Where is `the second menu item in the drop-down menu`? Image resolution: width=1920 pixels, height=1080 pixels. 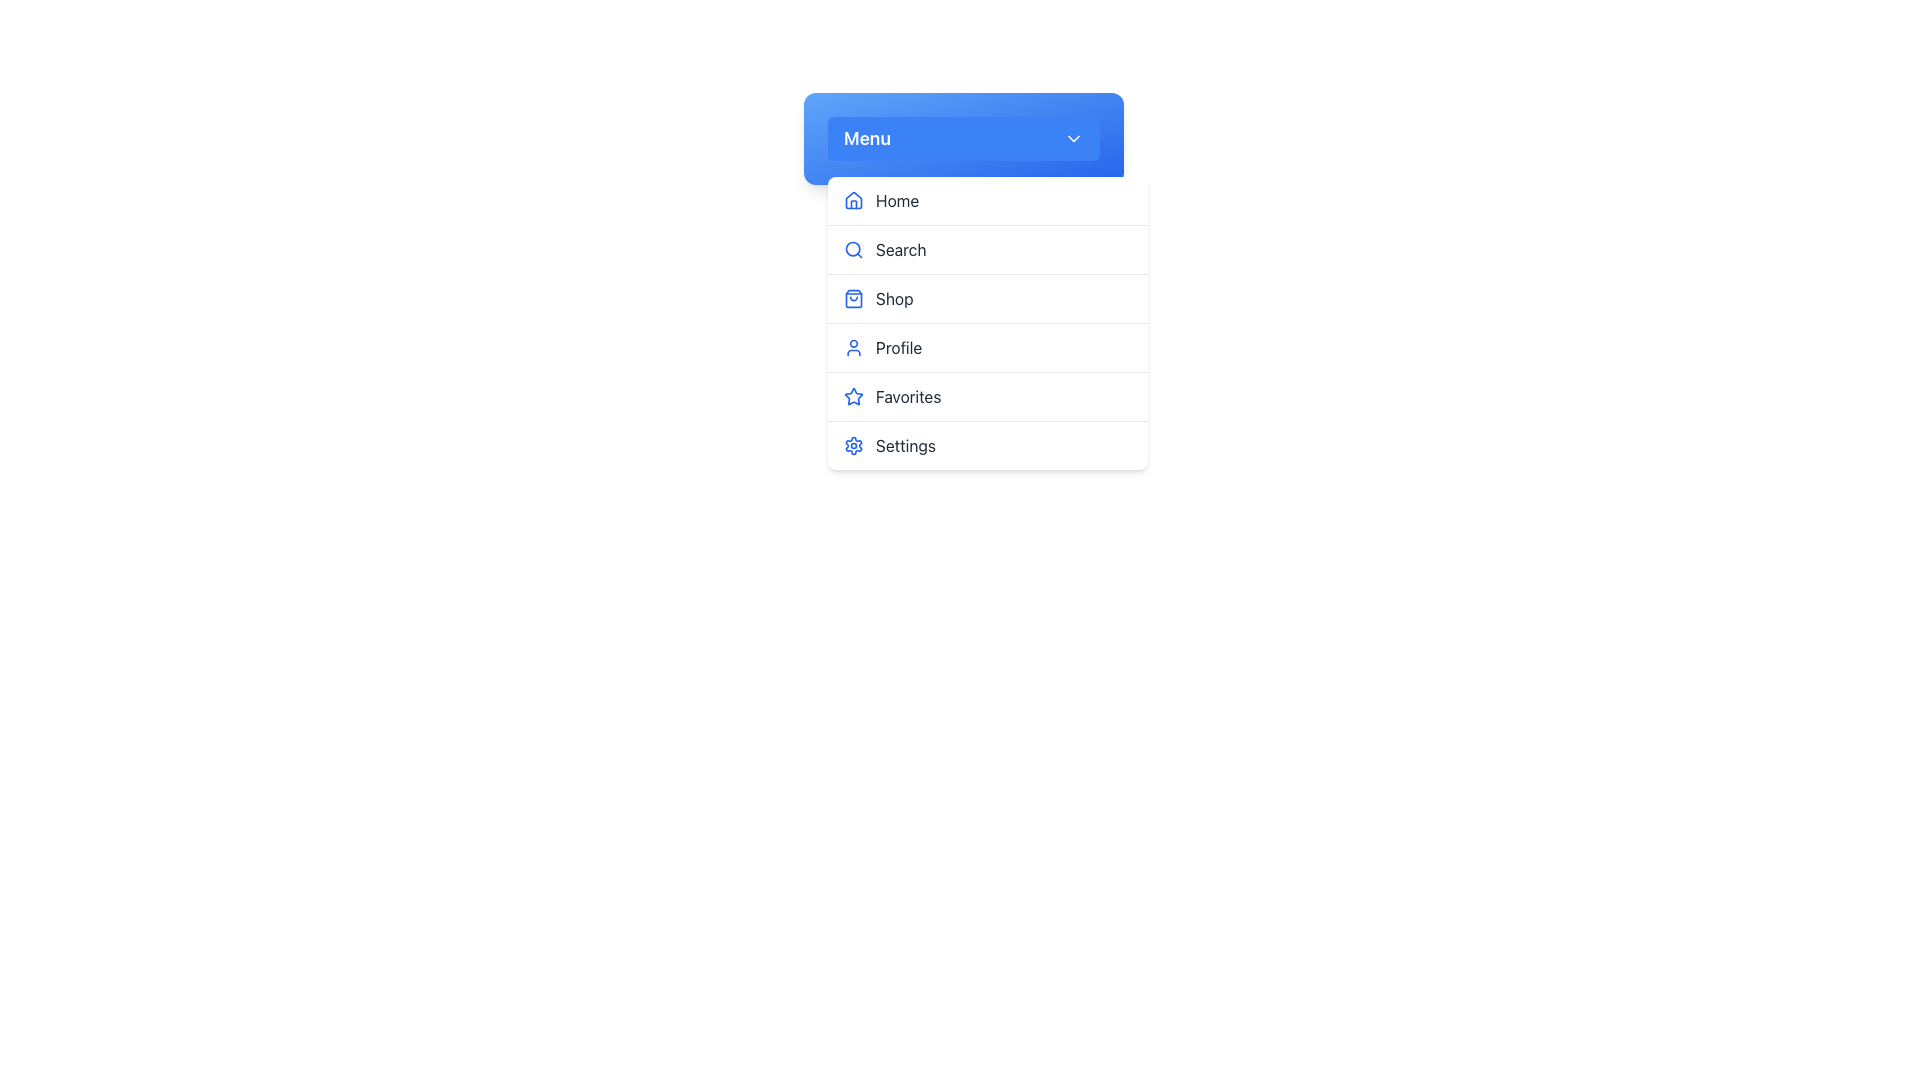 the second menu item in the drop-down menu is located at coordinates (988, 249).